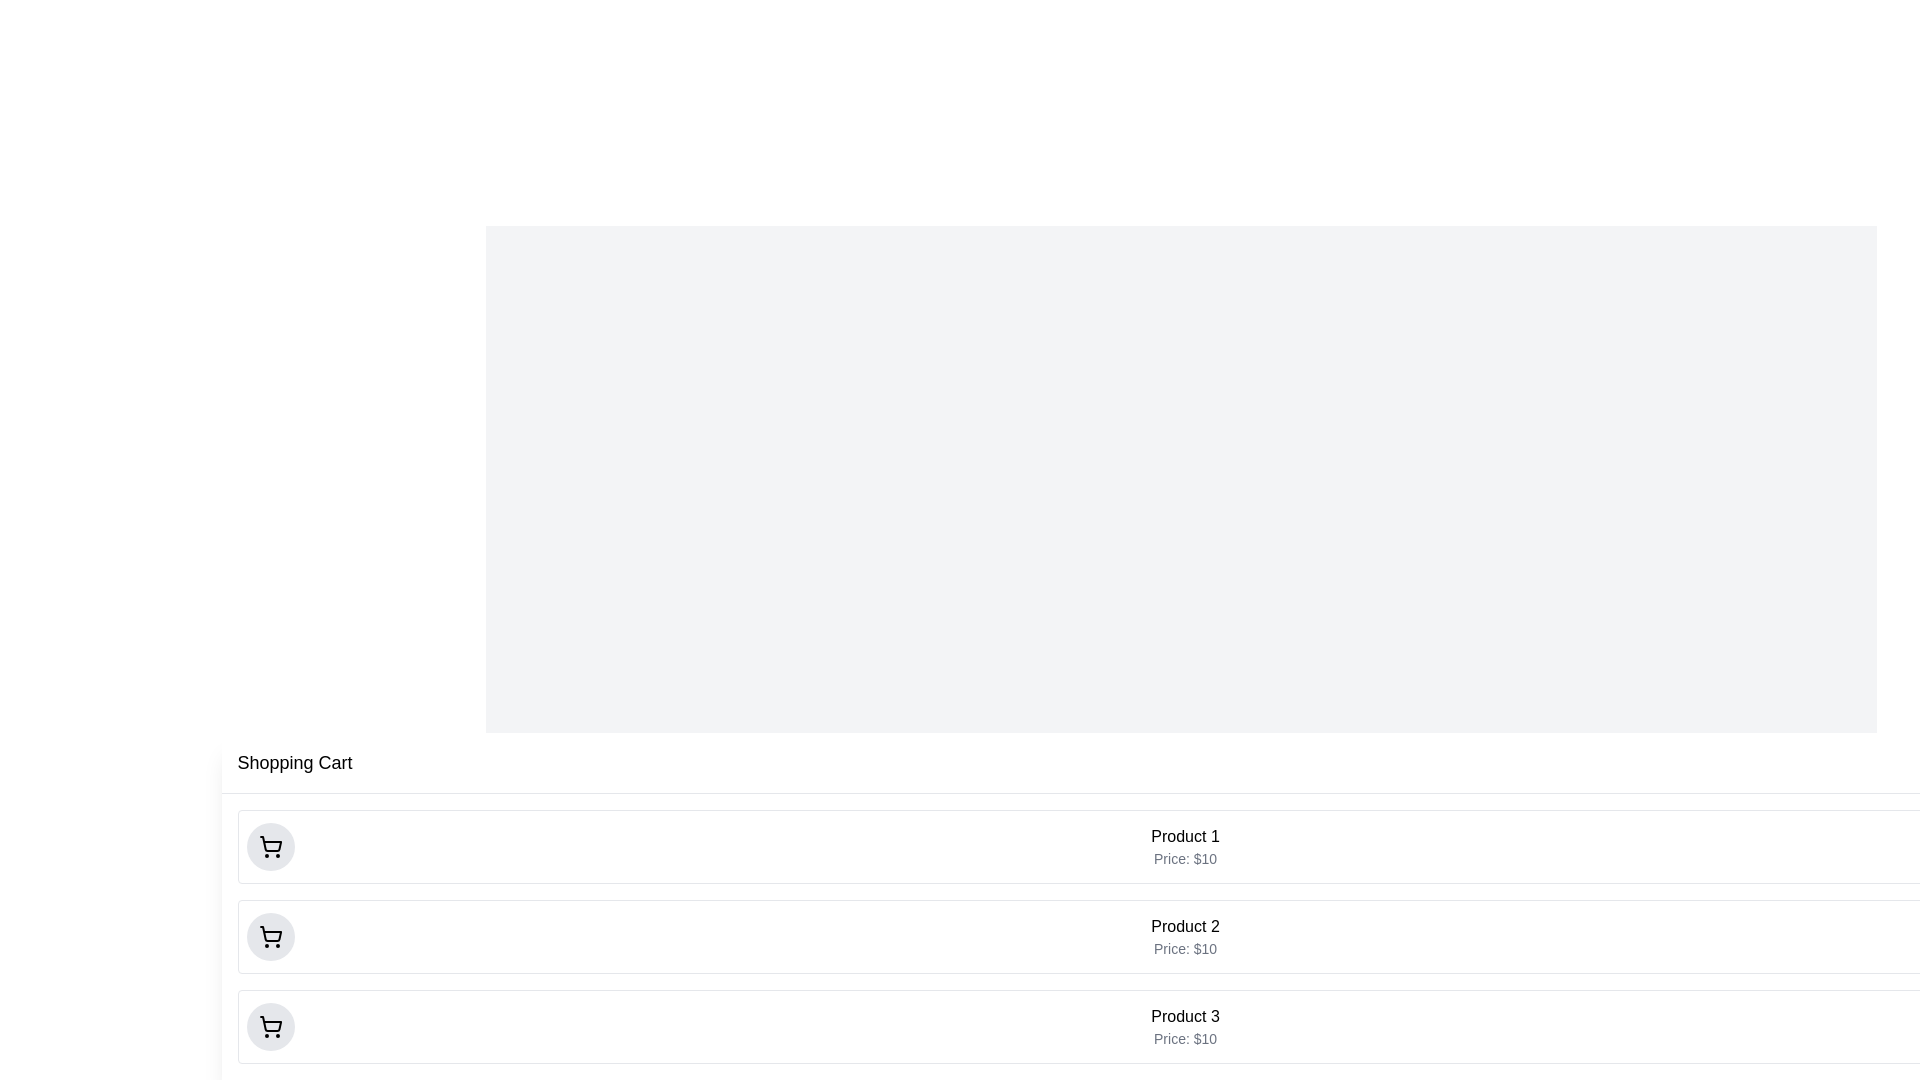 This screenshot has height=1080, width=1920. I want to click on the shopping cart icon, so click(269, 937).